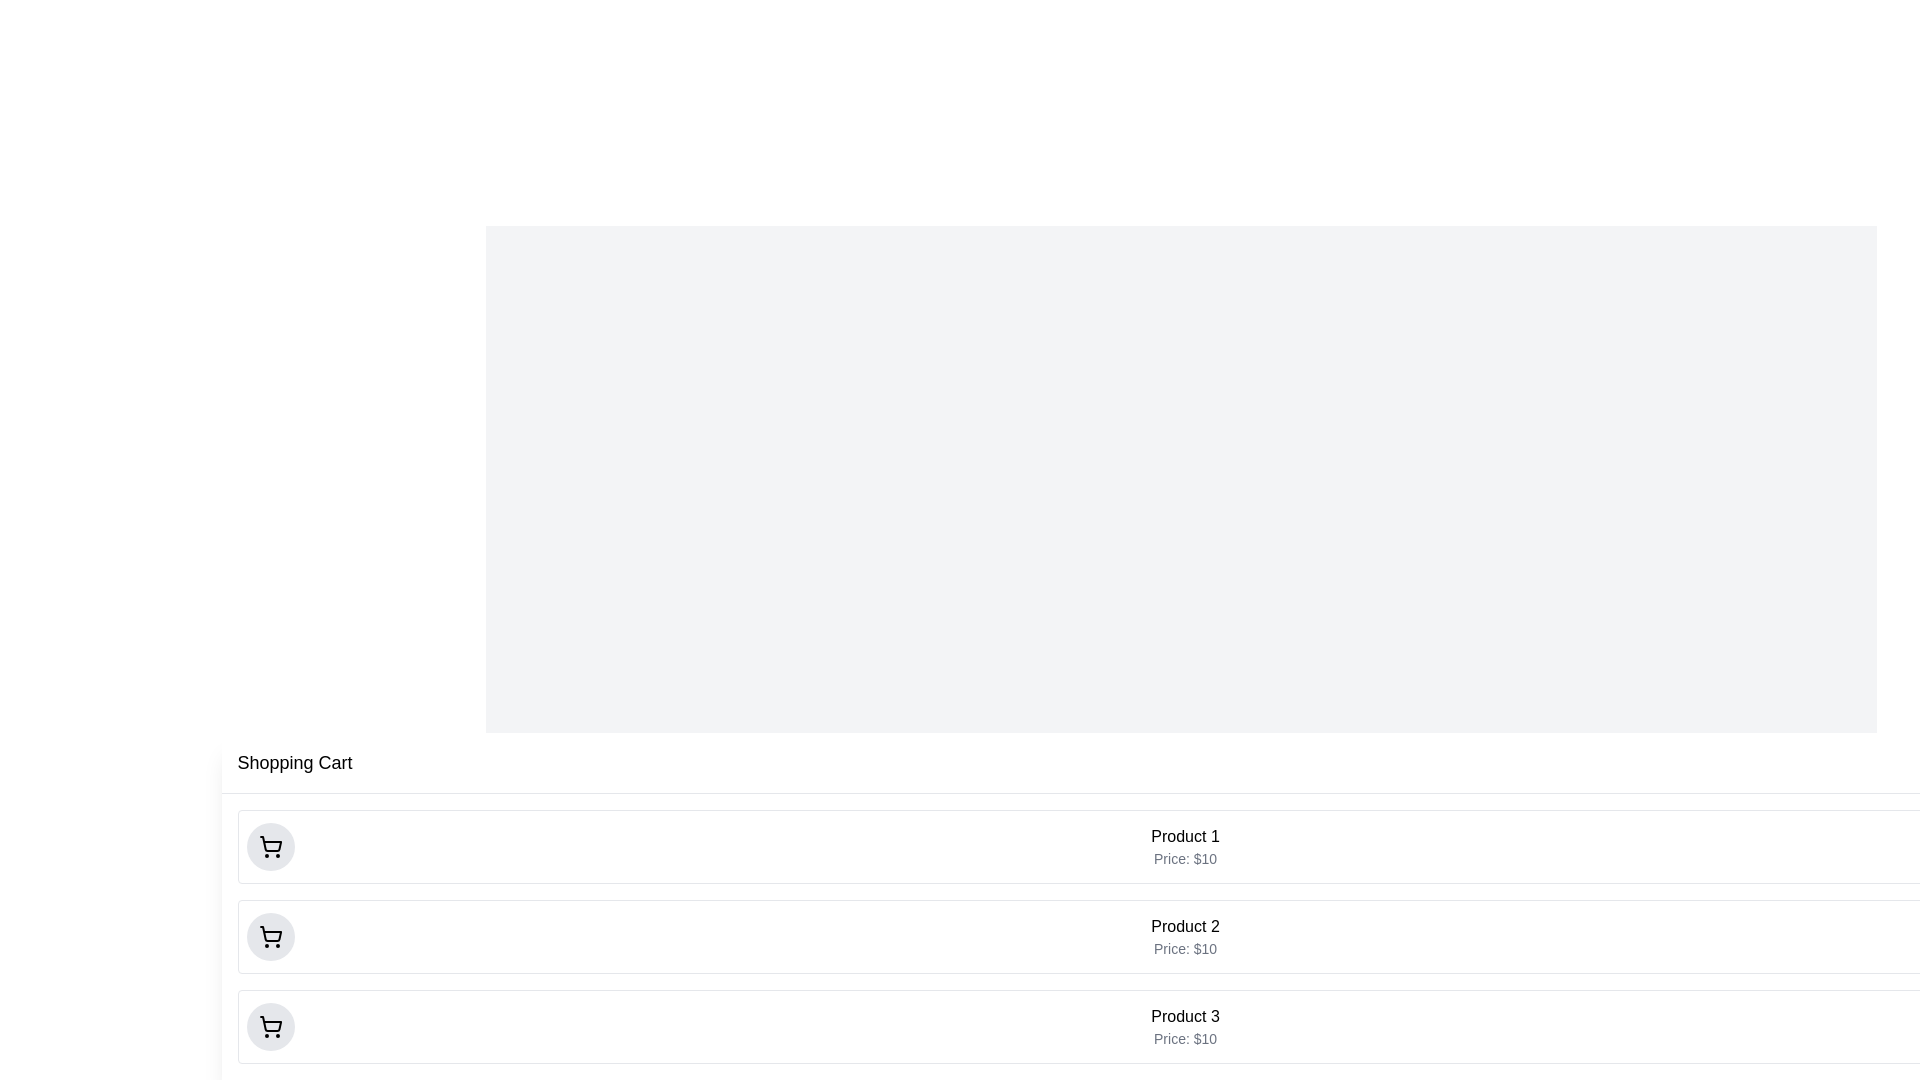 This screenshot has height=1080, width=1920. I want to click on the shopping cart icon, so click(269, 937).